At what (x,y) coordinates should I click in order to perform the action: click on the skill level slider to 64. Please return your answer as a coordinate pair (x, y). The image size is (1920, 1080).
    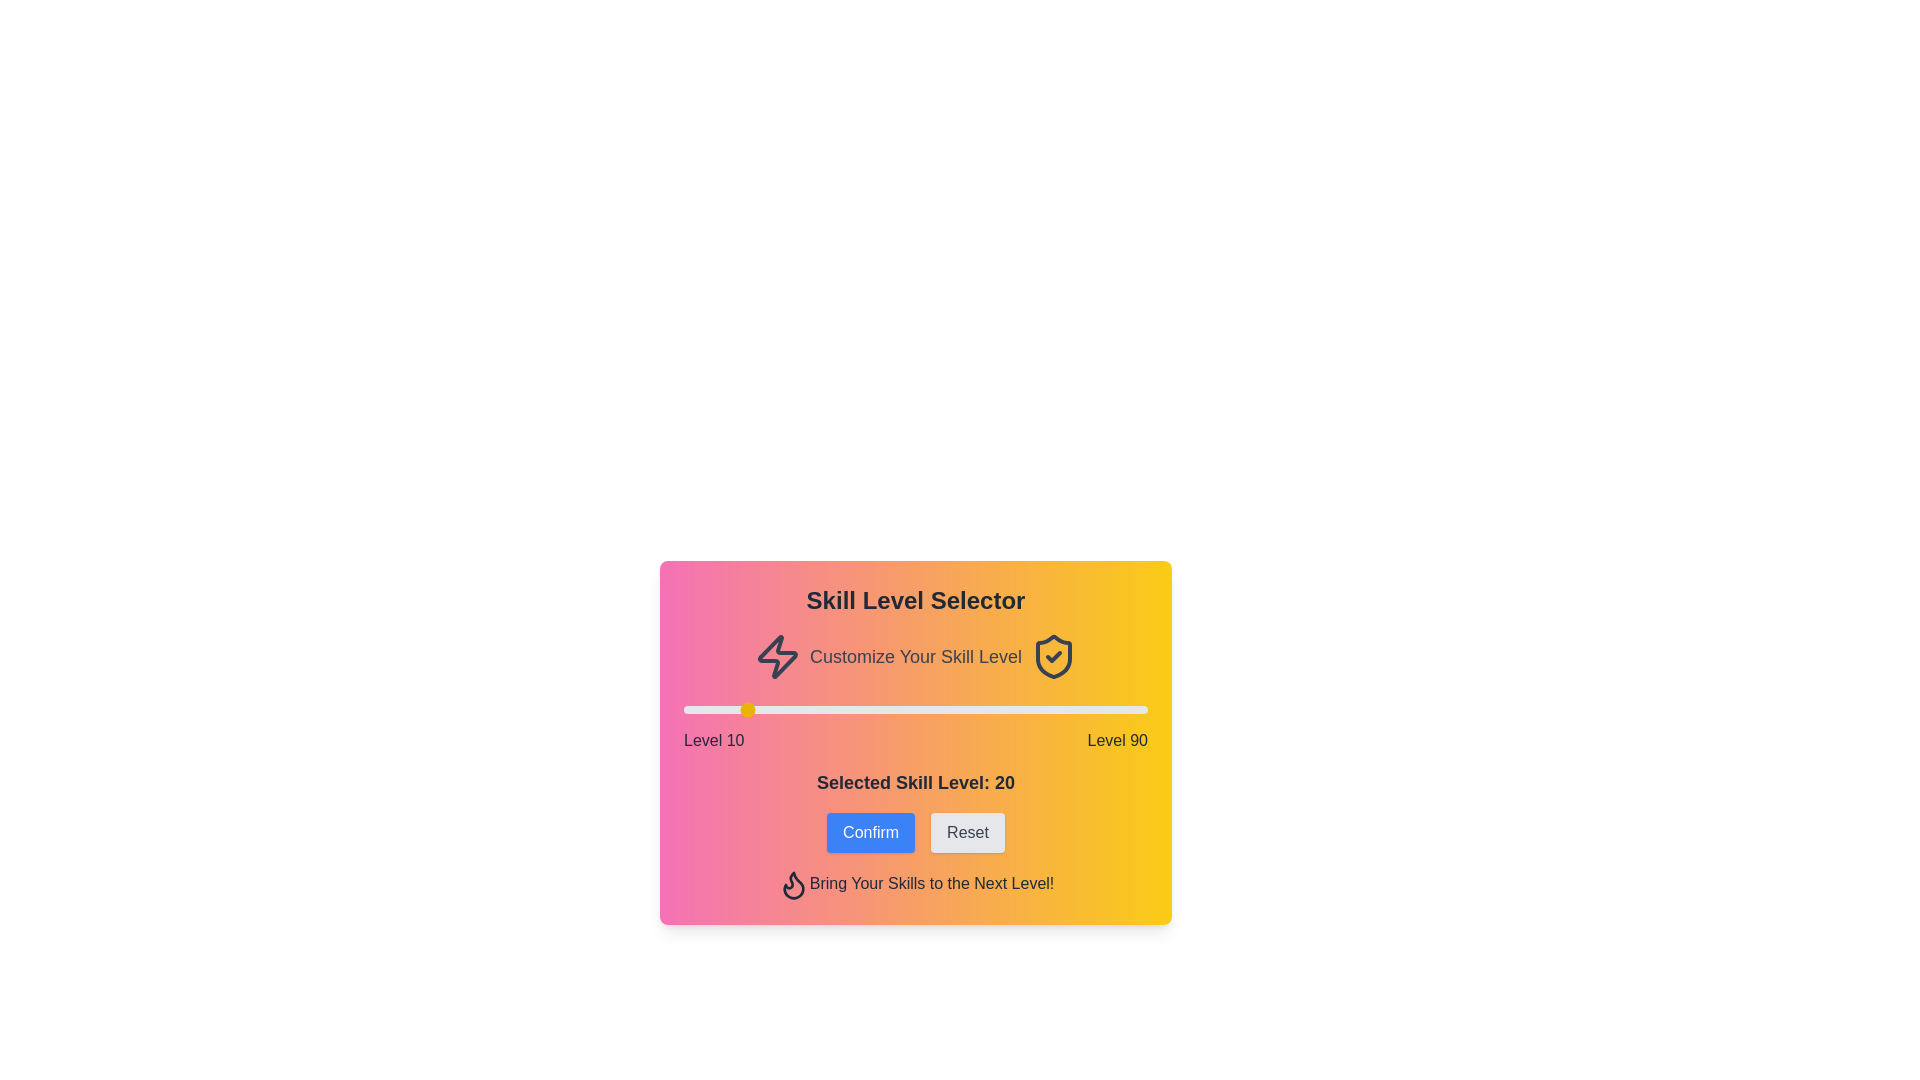
    Looking at the image, I should click on (997, 708).